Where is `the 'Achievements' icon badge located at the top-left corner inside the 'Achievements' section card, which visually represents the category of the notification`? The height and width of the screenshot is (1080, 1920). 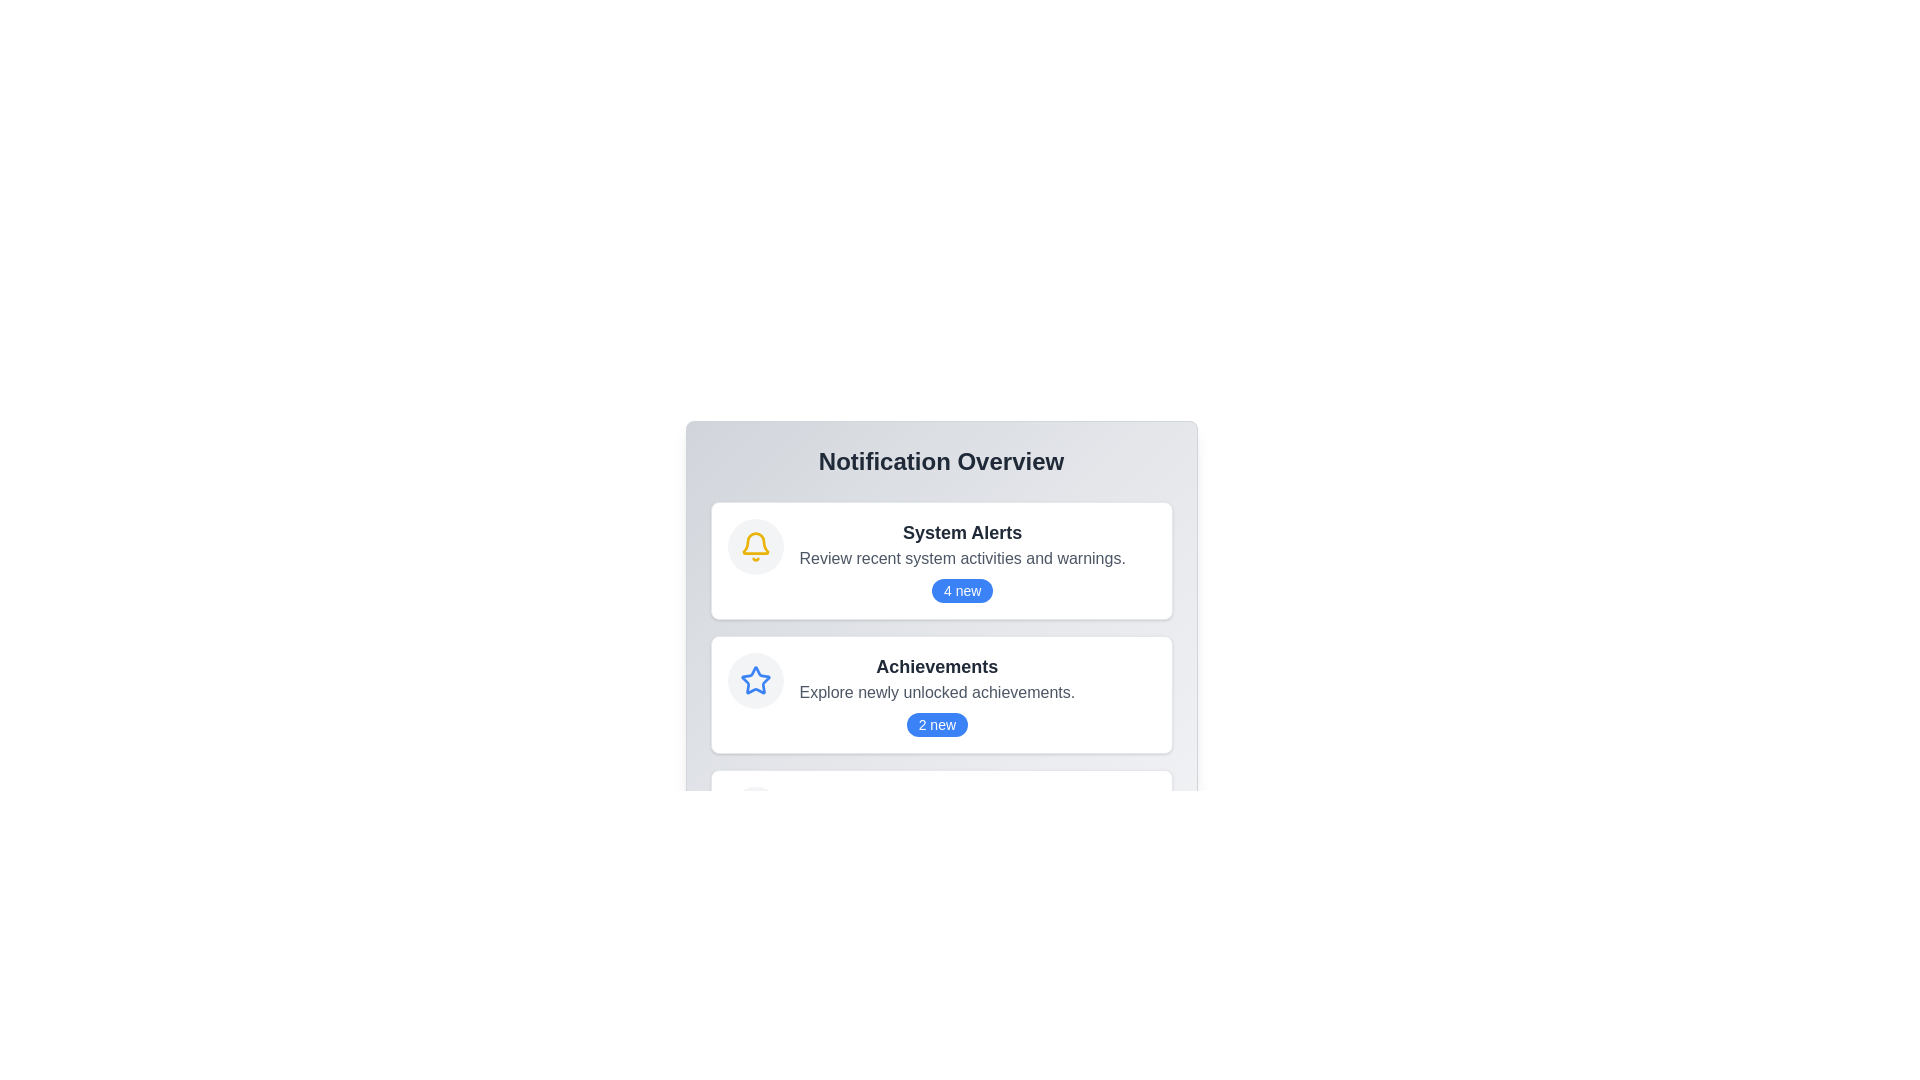 the 'Achievements' icon badge located at the top-left corner inside the 'Achievements' section card, which visually represents the category of the notification is located at coordinates (754, 680).